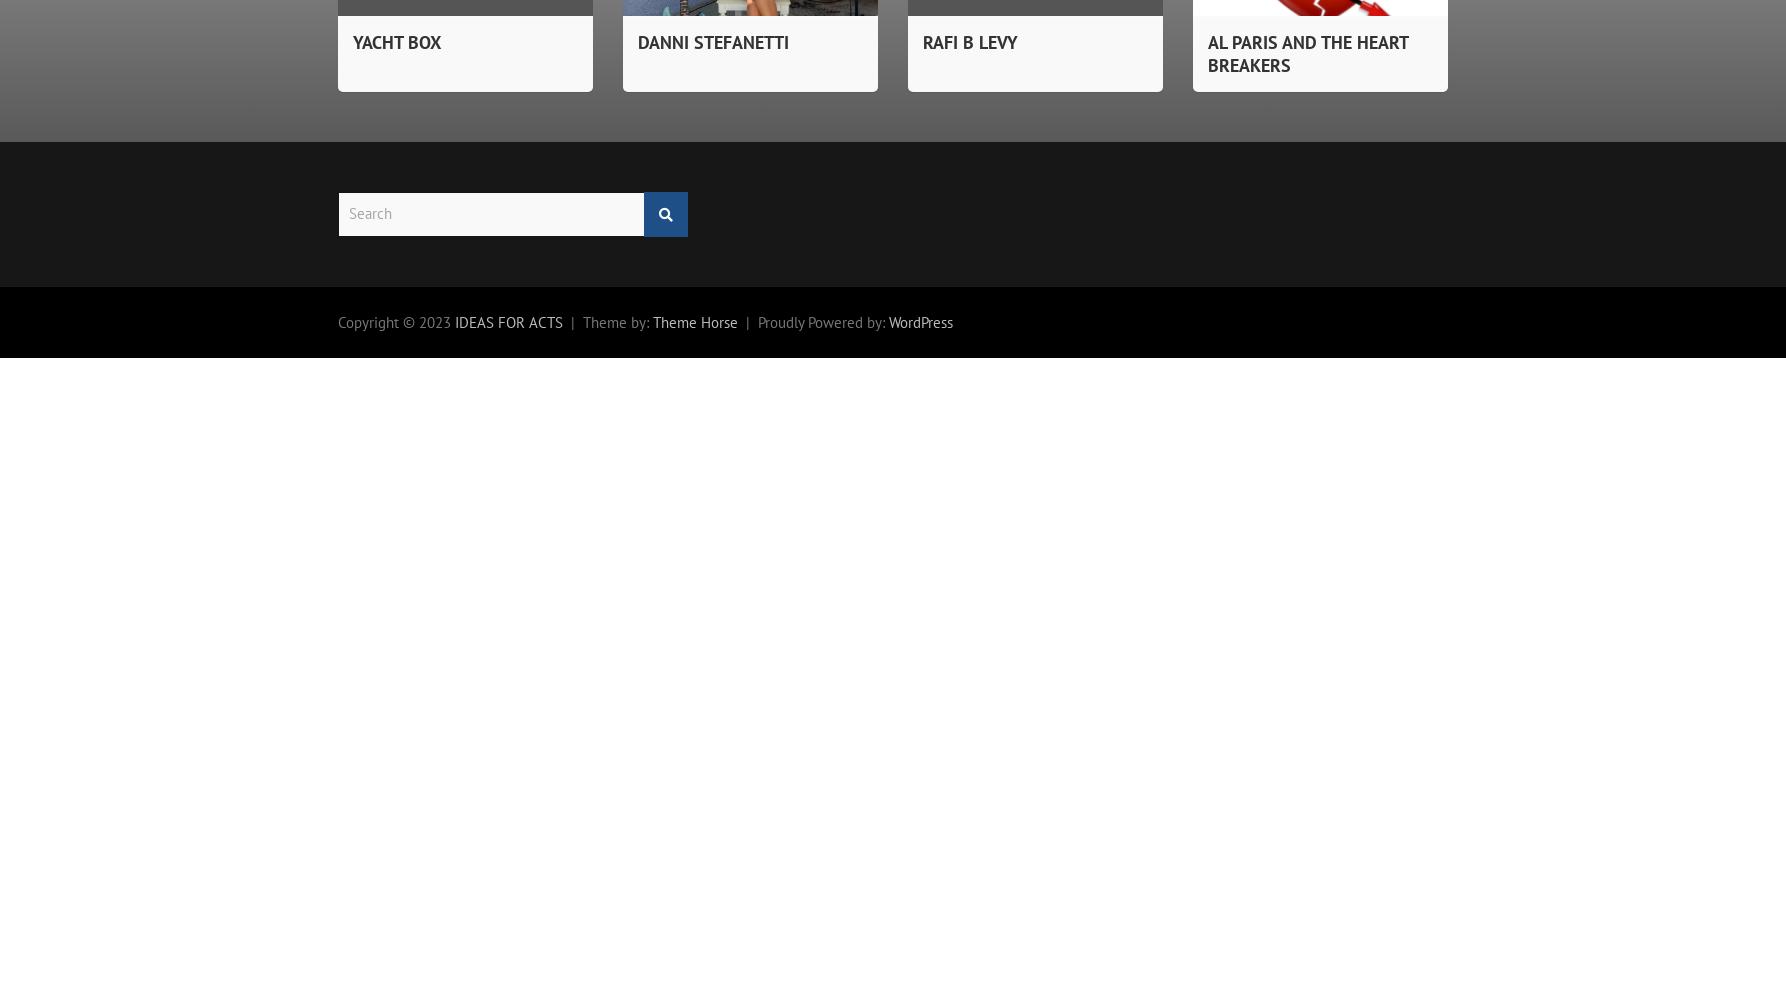 The image size is (1786, 1000). Describe the element at coordinates (617, 320) in the screenshot. I see `'Theme by:'` at that location.